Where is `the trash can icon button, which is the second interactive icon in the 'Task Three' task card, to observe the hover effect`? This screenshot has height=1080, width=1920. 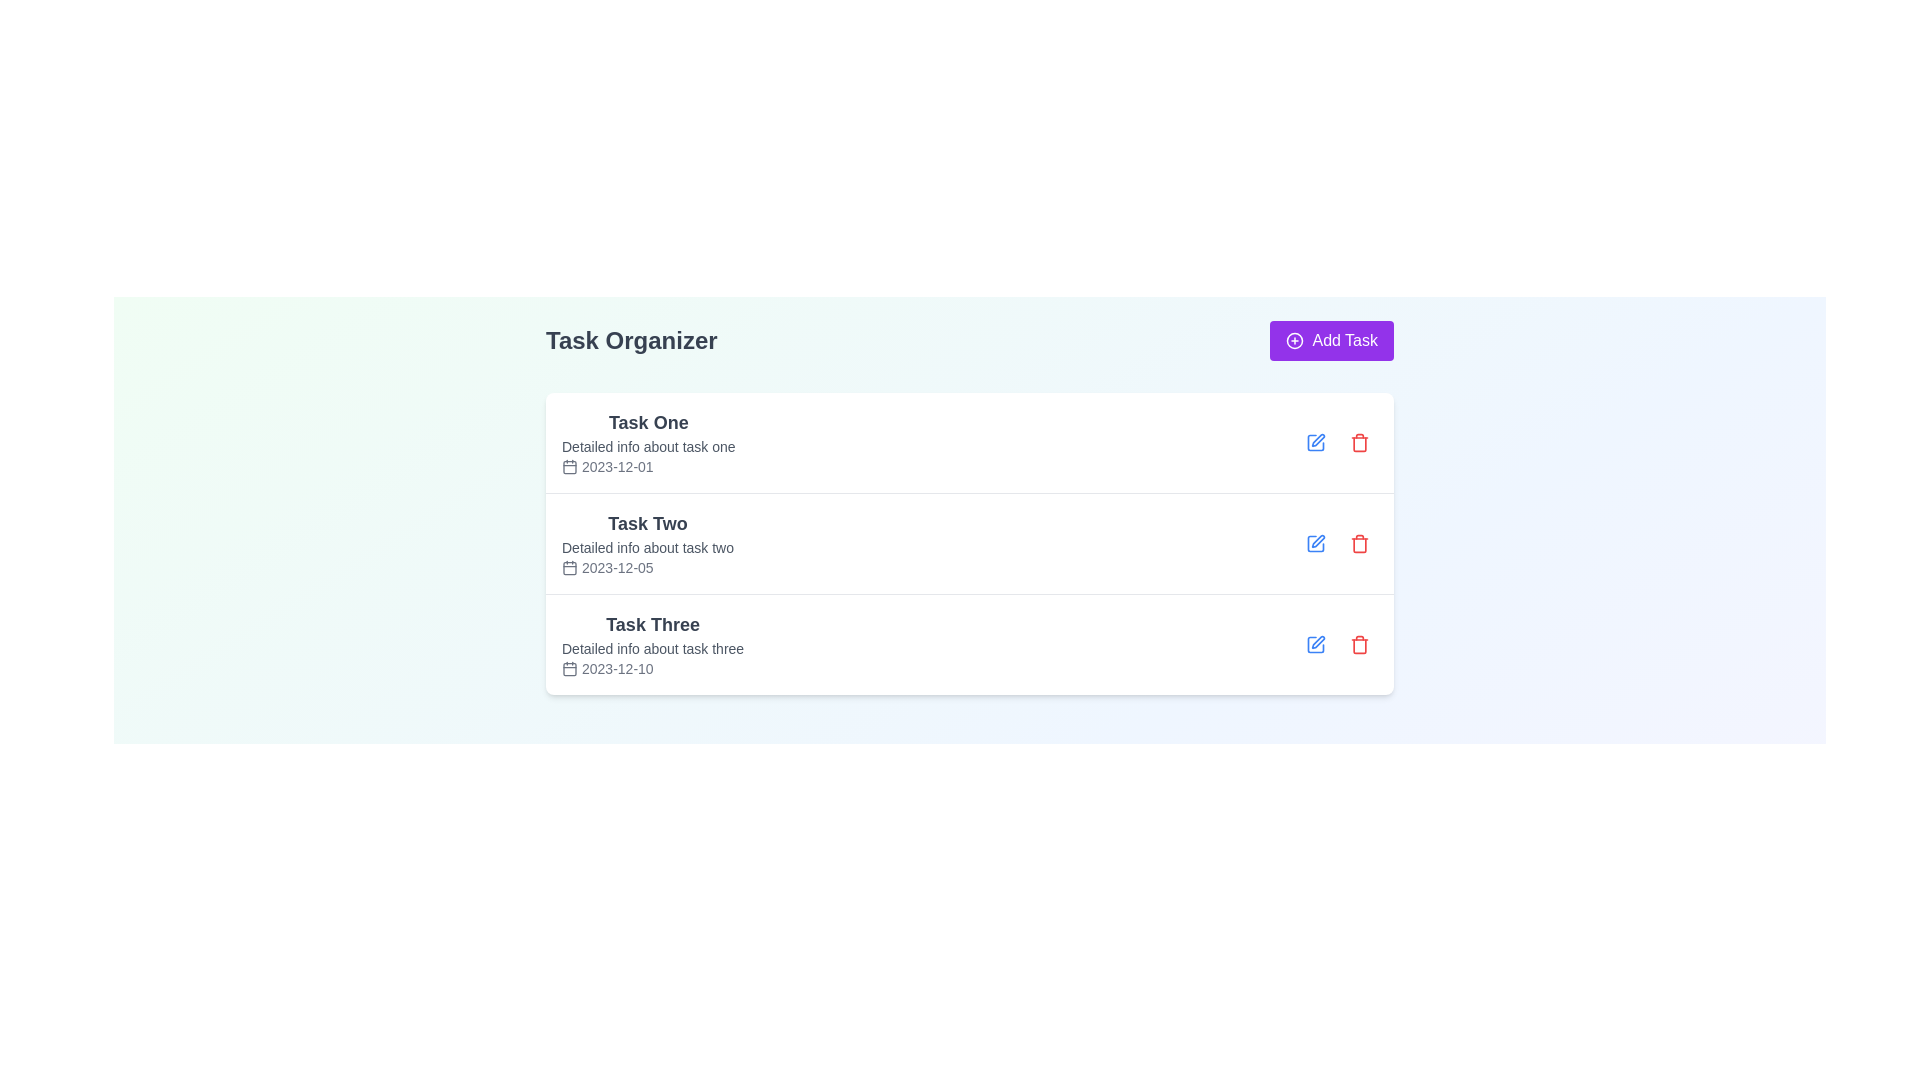
the trash can icon button, which is the second interactive icon in the 'Task Three' task card, to observe the hover effect is located at coordinates (1359, 644).